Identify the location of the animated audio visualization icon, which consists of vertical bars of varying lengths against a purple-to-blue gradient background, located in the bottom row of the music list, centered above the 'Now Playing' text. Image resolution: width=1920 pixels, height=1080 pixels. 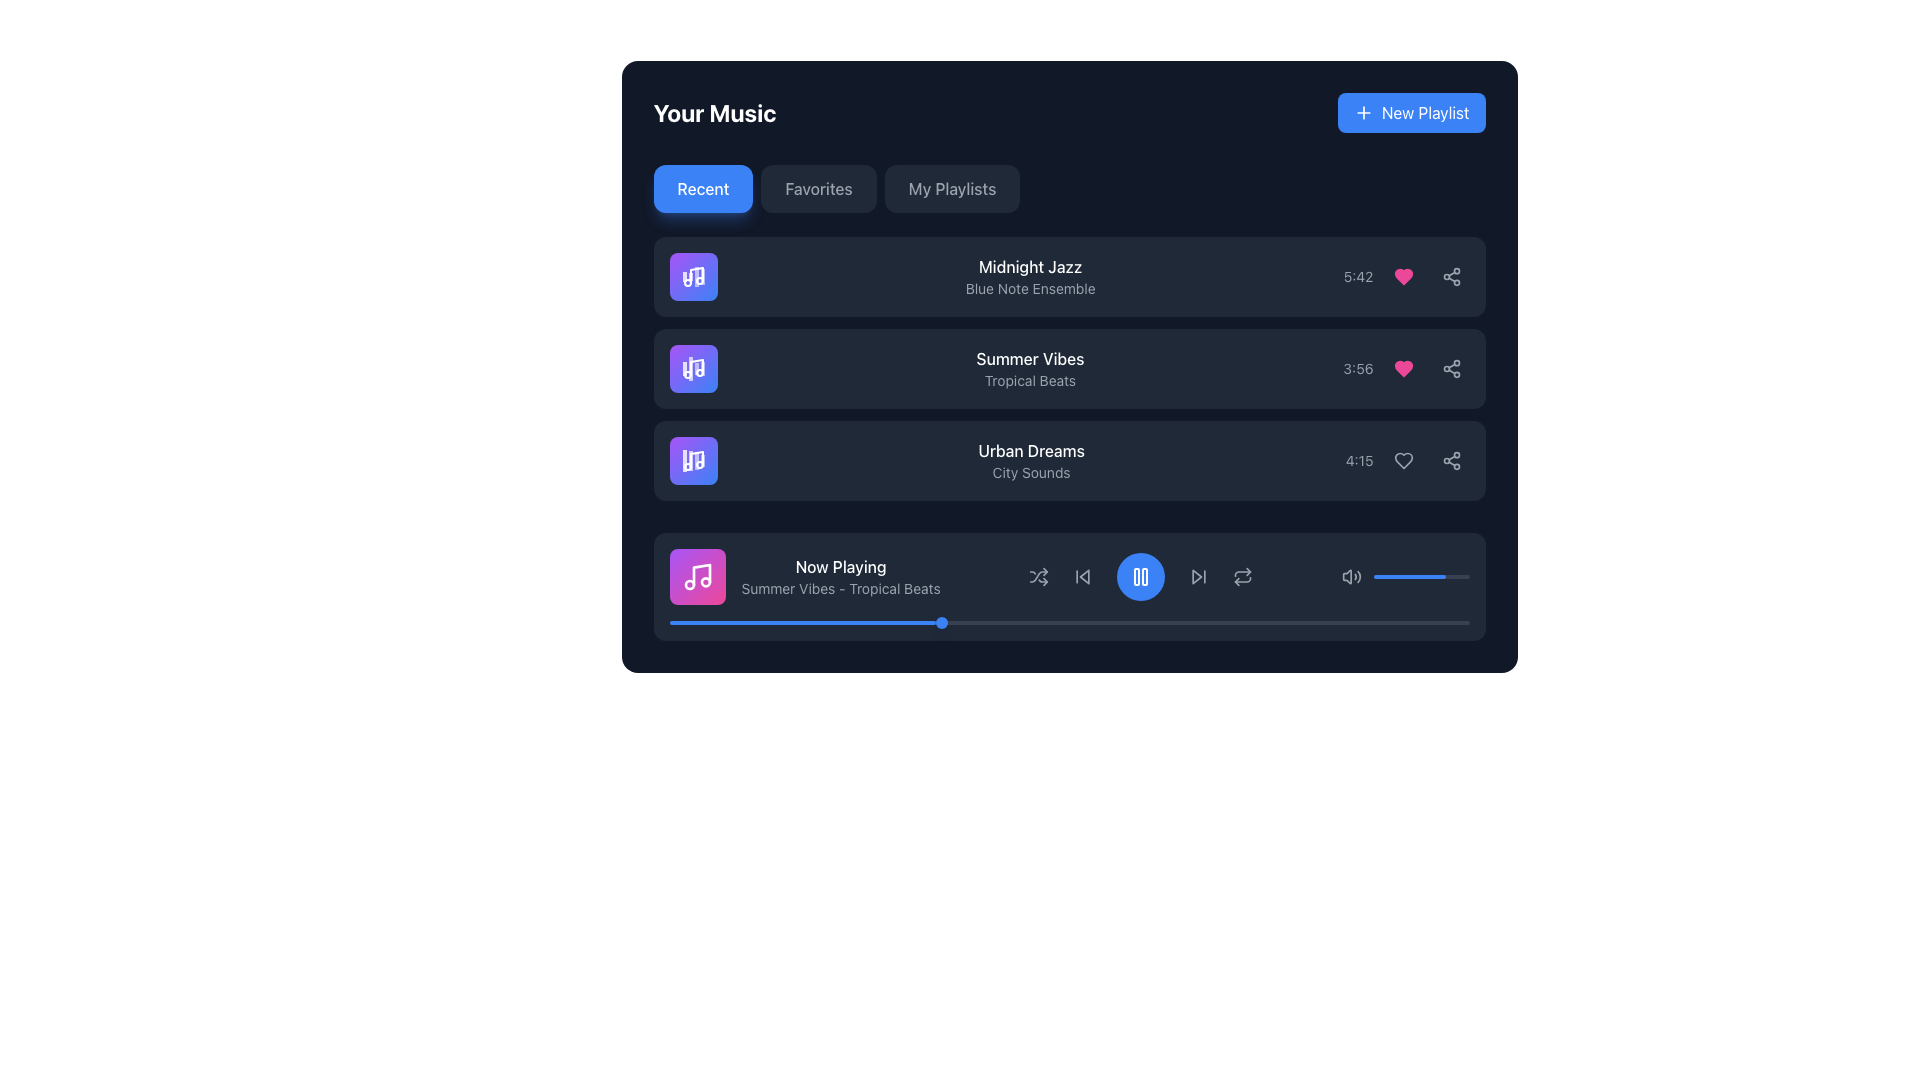
(693, 461).